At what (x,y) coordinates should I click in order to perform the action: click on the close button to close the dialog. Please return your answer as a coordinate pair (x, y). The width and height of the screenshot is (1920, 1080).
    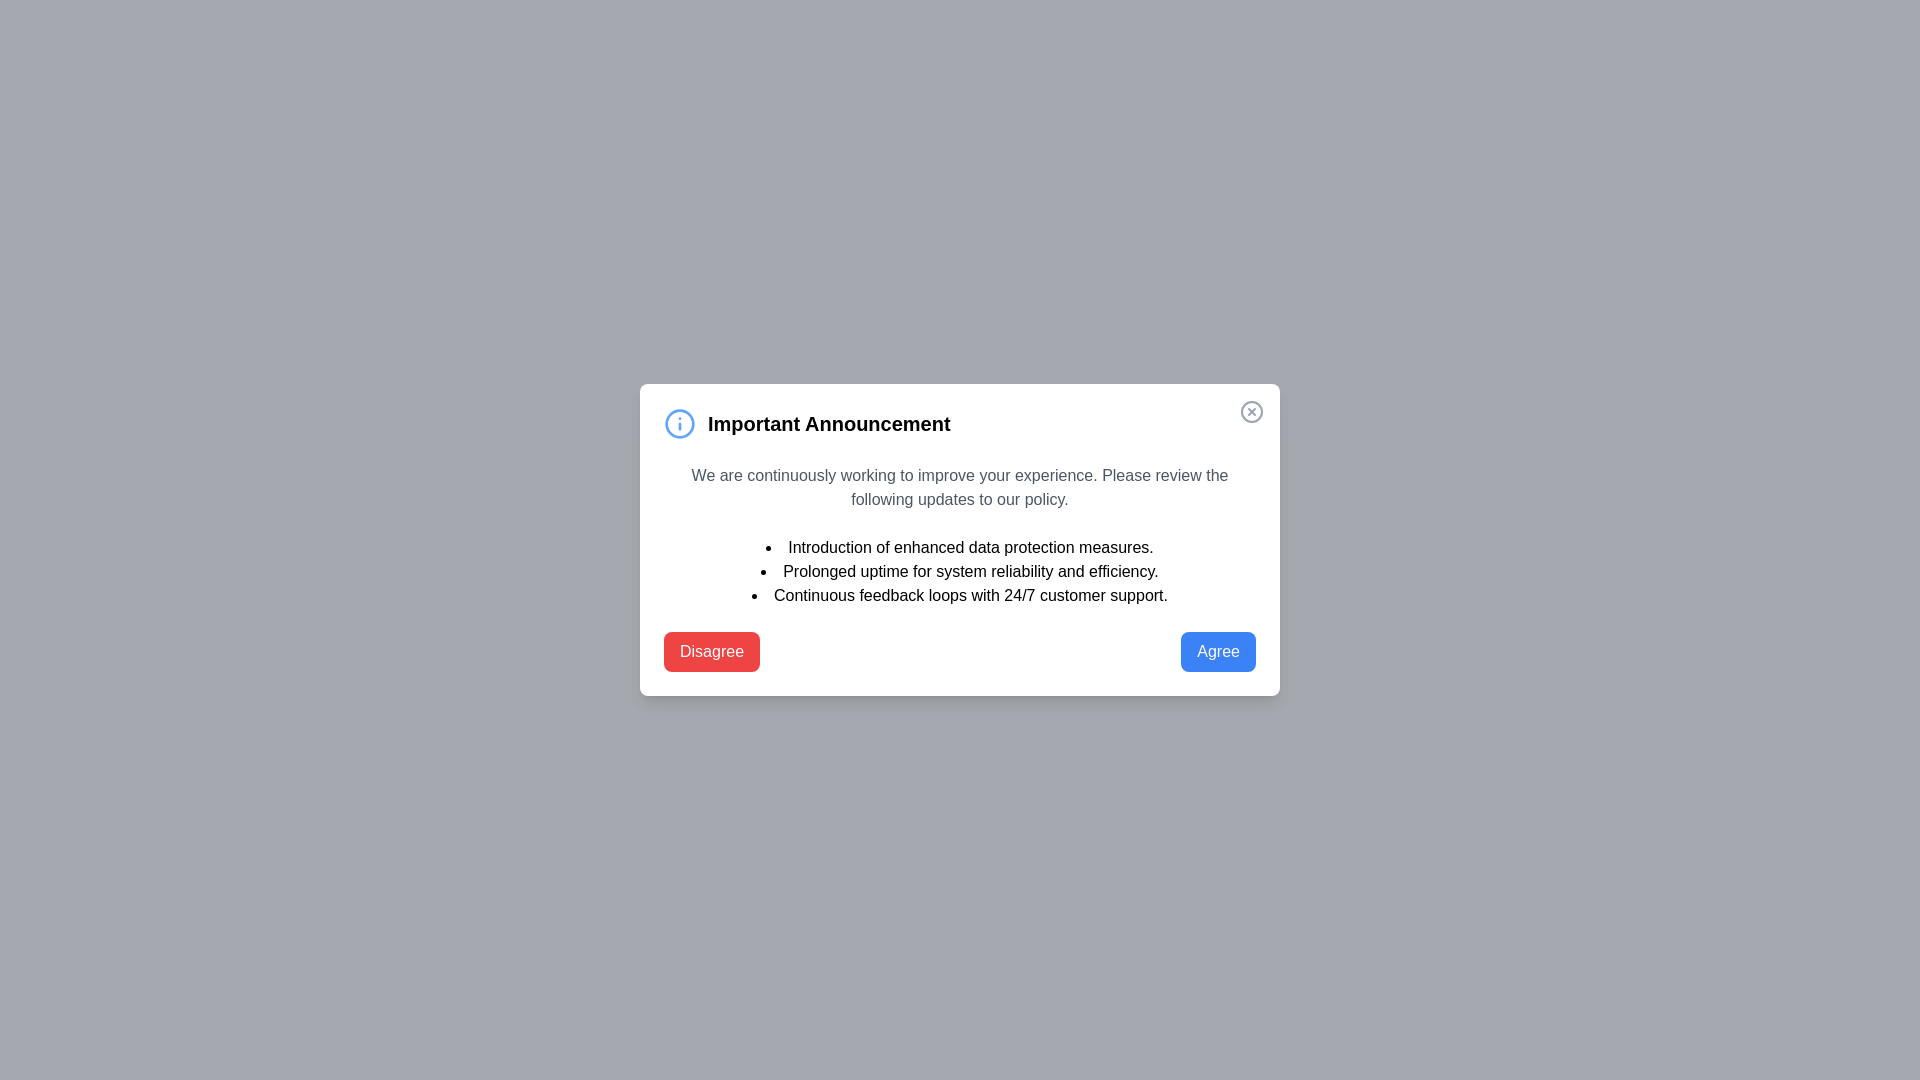
    Looking at the image, I should click on (1251, 411).